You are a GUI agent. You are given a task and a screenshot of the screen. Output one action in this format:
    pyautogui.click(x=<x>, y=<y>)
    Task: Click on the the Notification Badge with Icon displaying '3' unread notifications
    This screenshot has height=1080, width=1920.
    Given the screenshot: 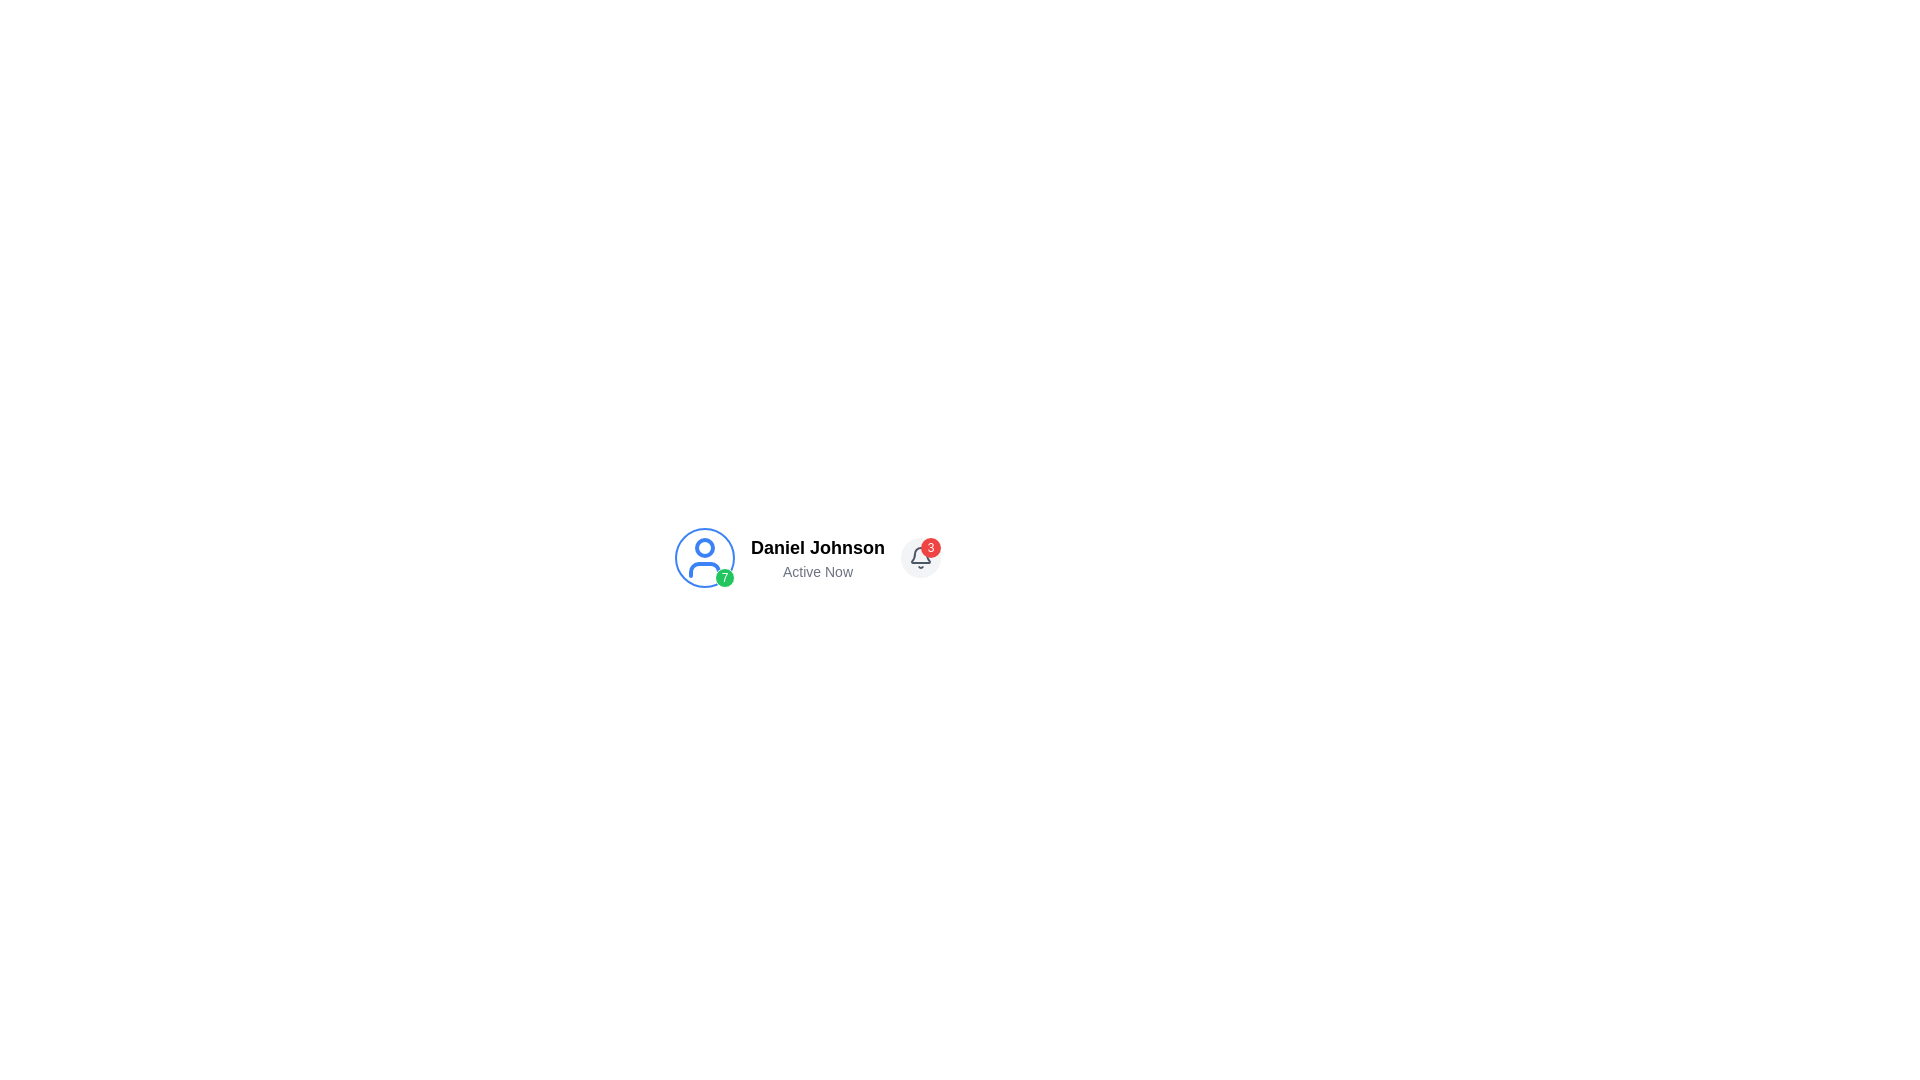 What is the action you would take?
    pyautogui.click(x=920, y=558)
    